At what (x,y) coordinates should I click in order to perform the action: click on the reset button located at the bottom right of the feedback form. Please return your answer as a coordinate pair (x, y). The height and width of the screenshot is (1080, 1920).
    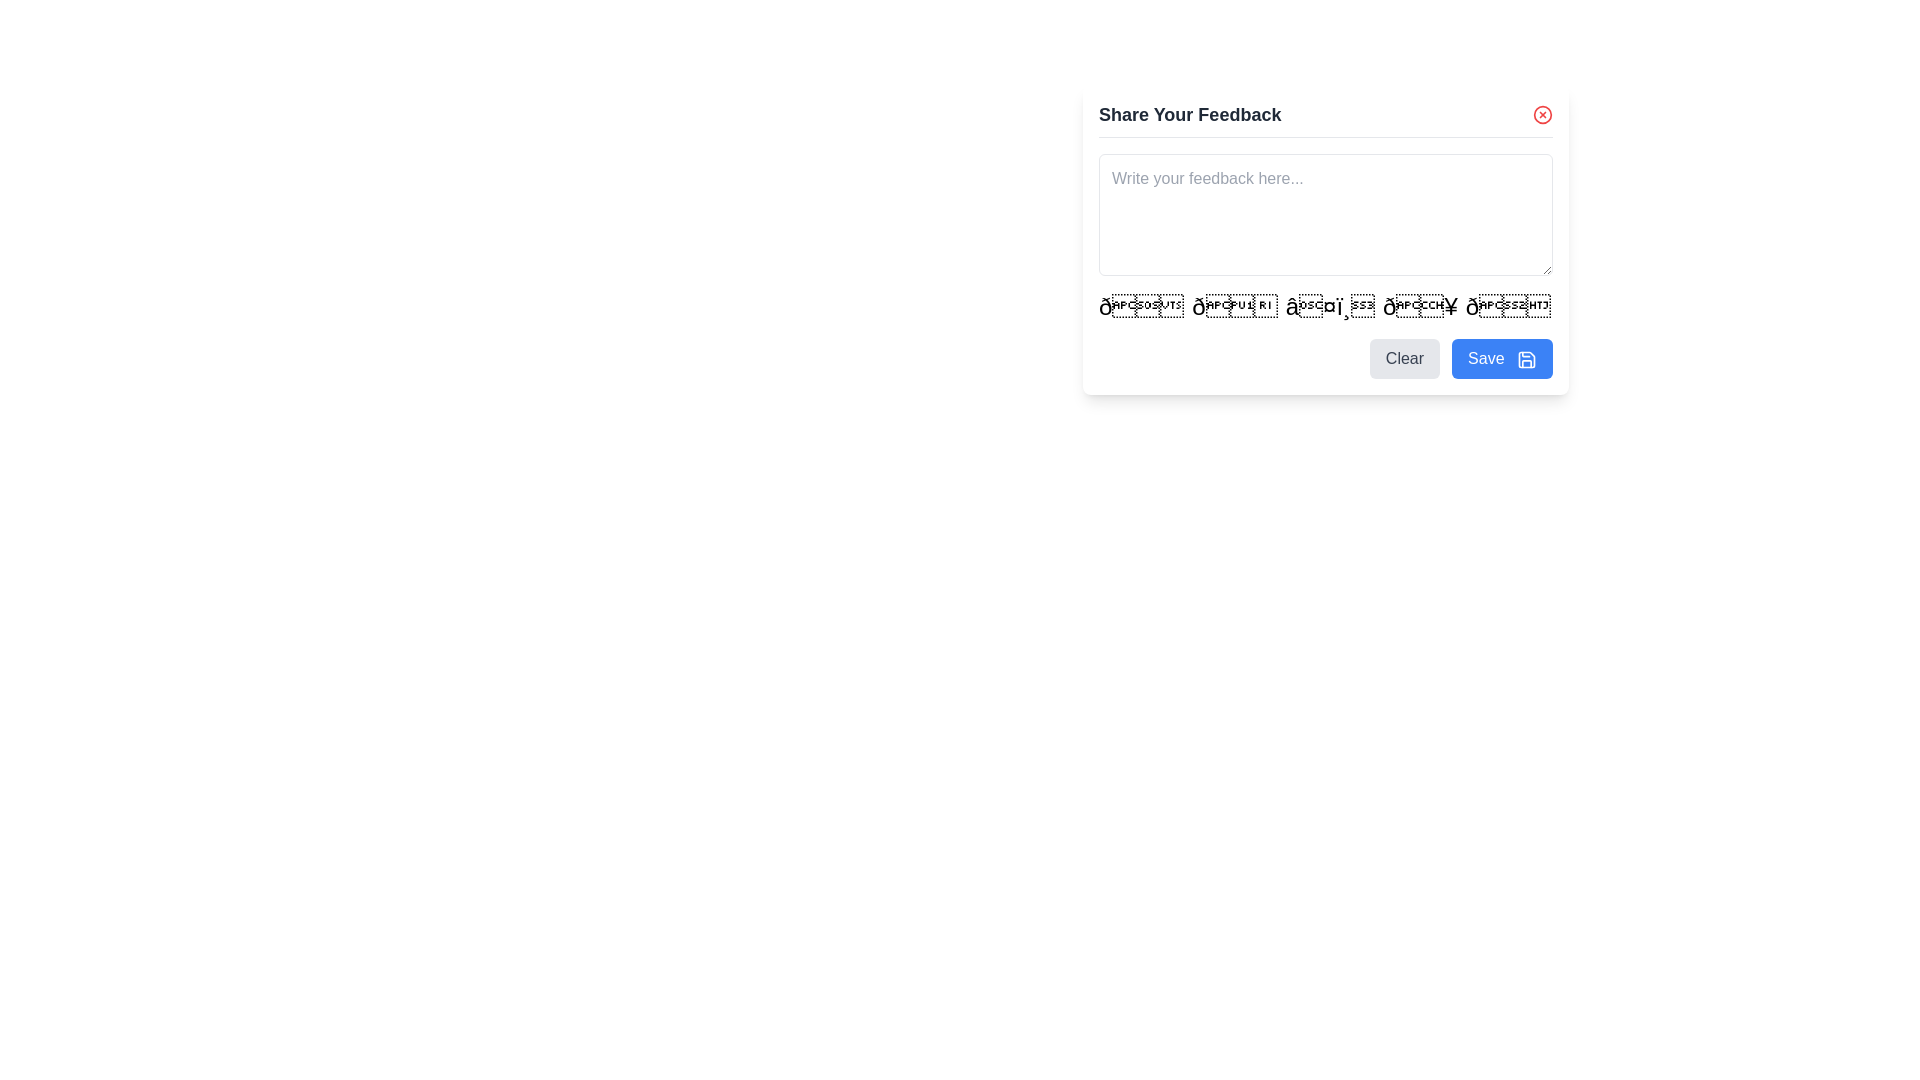
    Looking at the image, I should click on (1404, 357).